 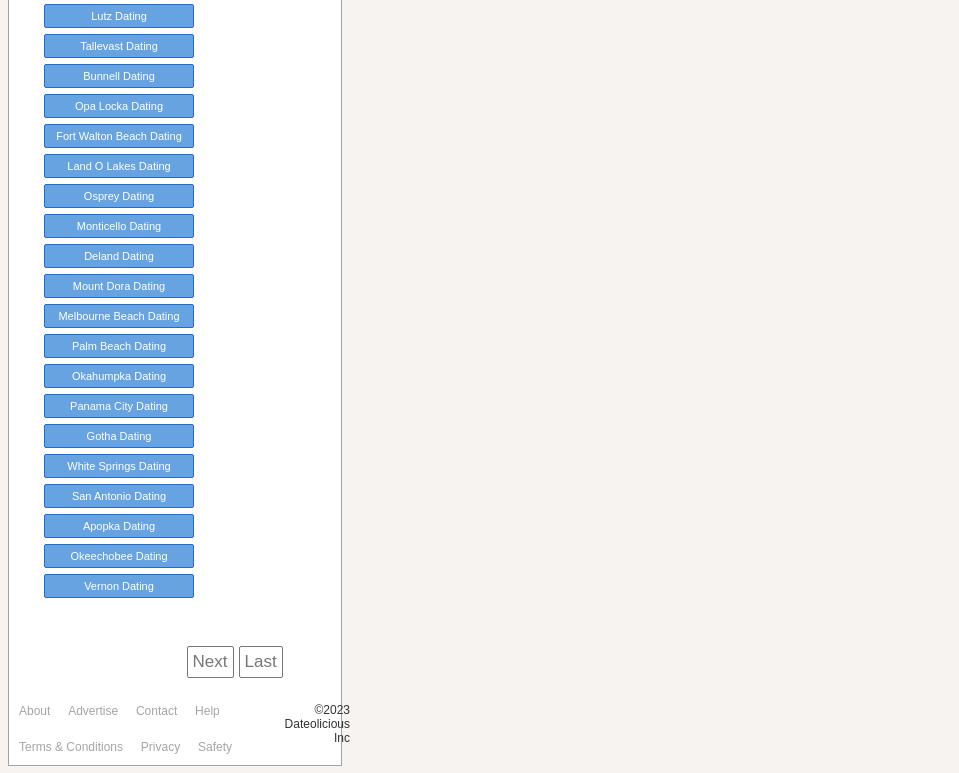 What do you see at coordinates (141, 661) in the screenshot?
I see `'Previous'` at bounding box center [141, 661].